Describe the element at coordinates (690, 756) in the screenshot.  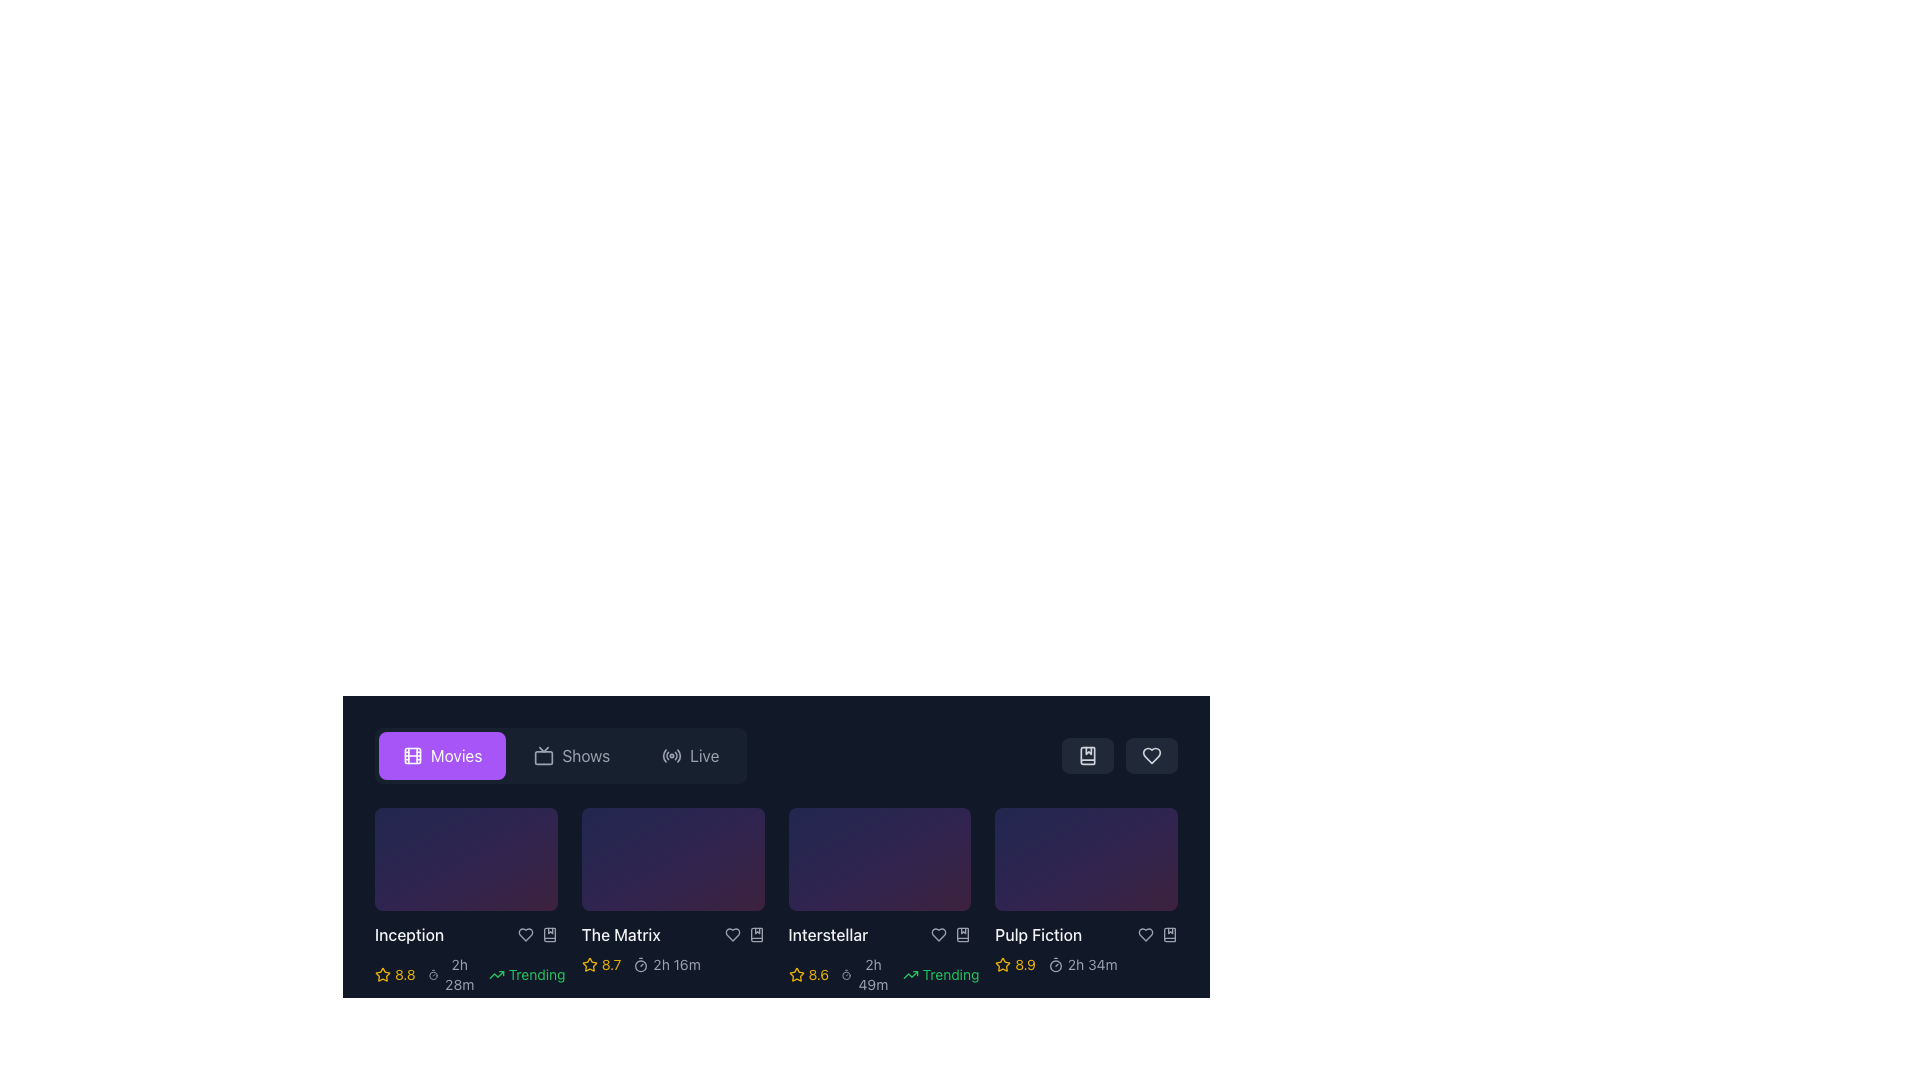
I see `the 'Live' button, which is the rightmost button with a dark background and light gray text` at that location.